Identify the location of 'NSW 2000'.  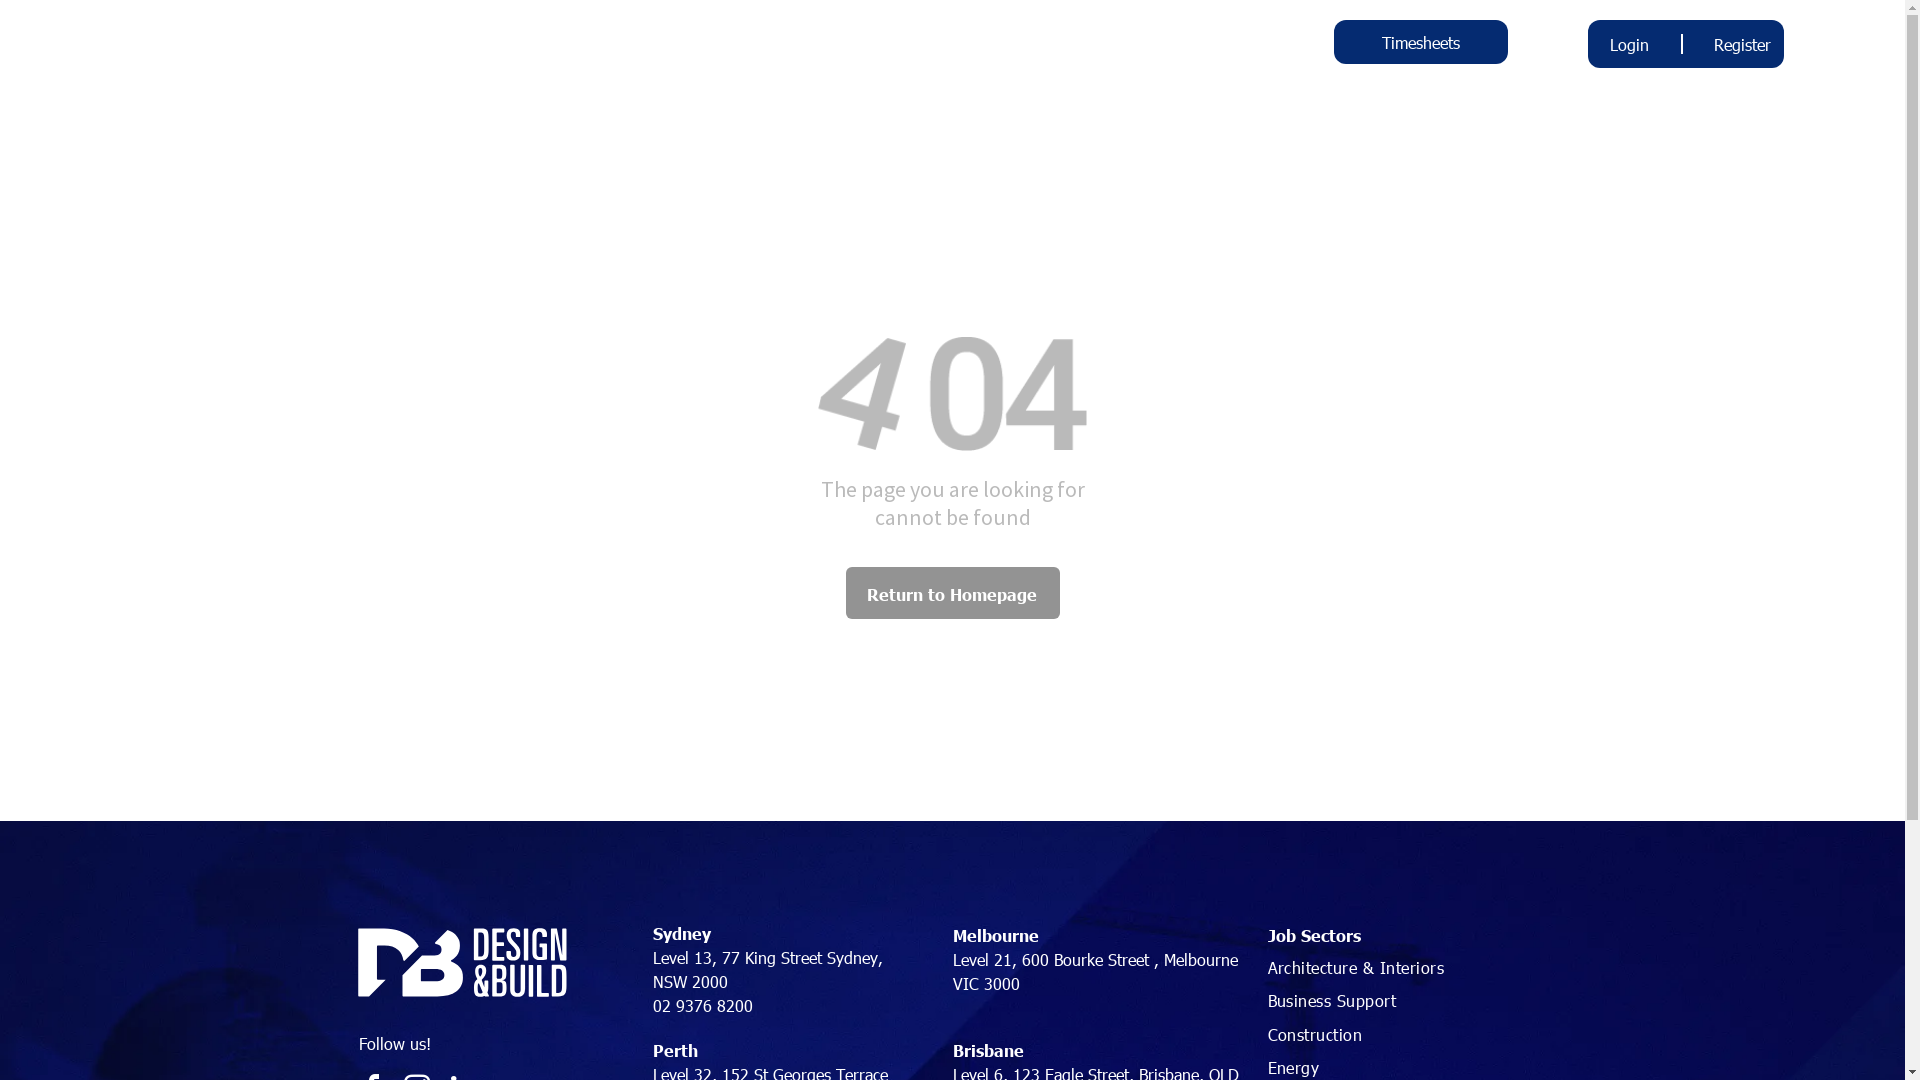
(689, 980).